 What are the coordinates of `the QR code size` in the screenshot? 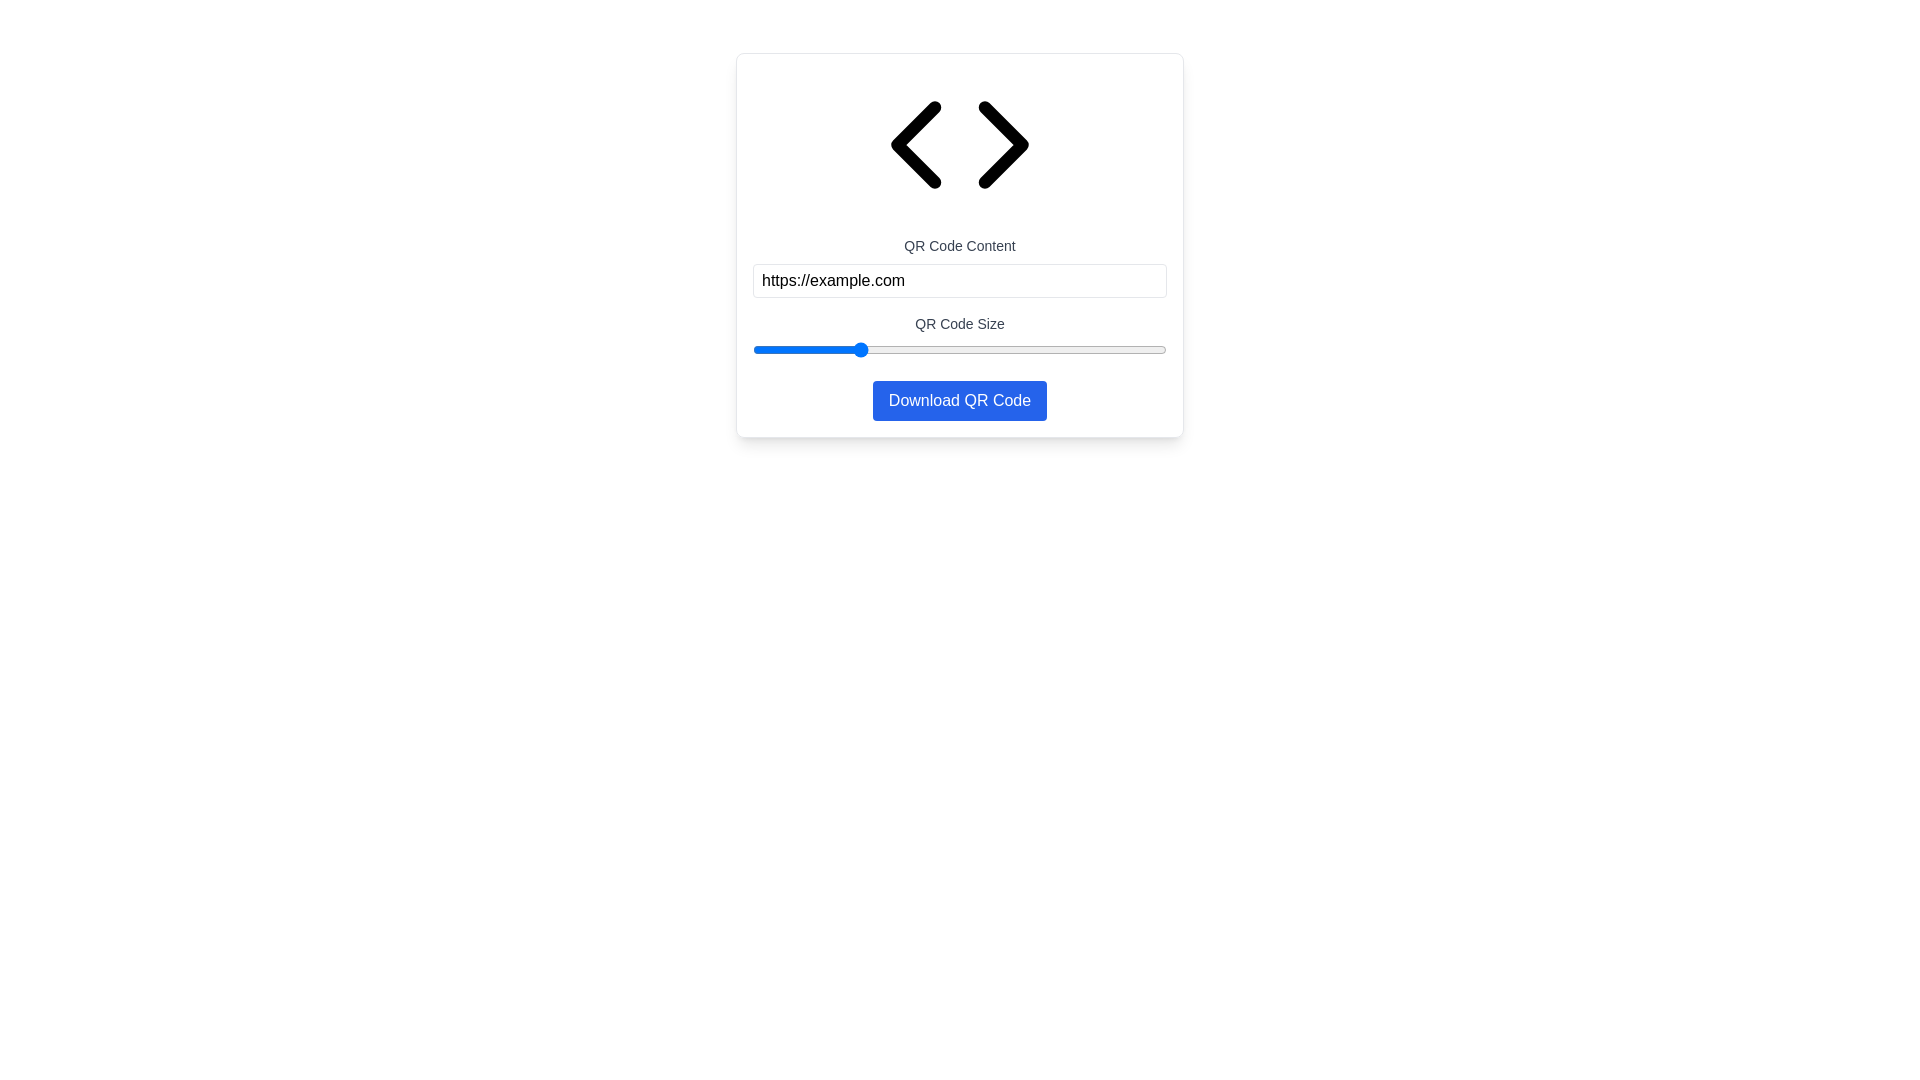 It's located at (1091, 349).